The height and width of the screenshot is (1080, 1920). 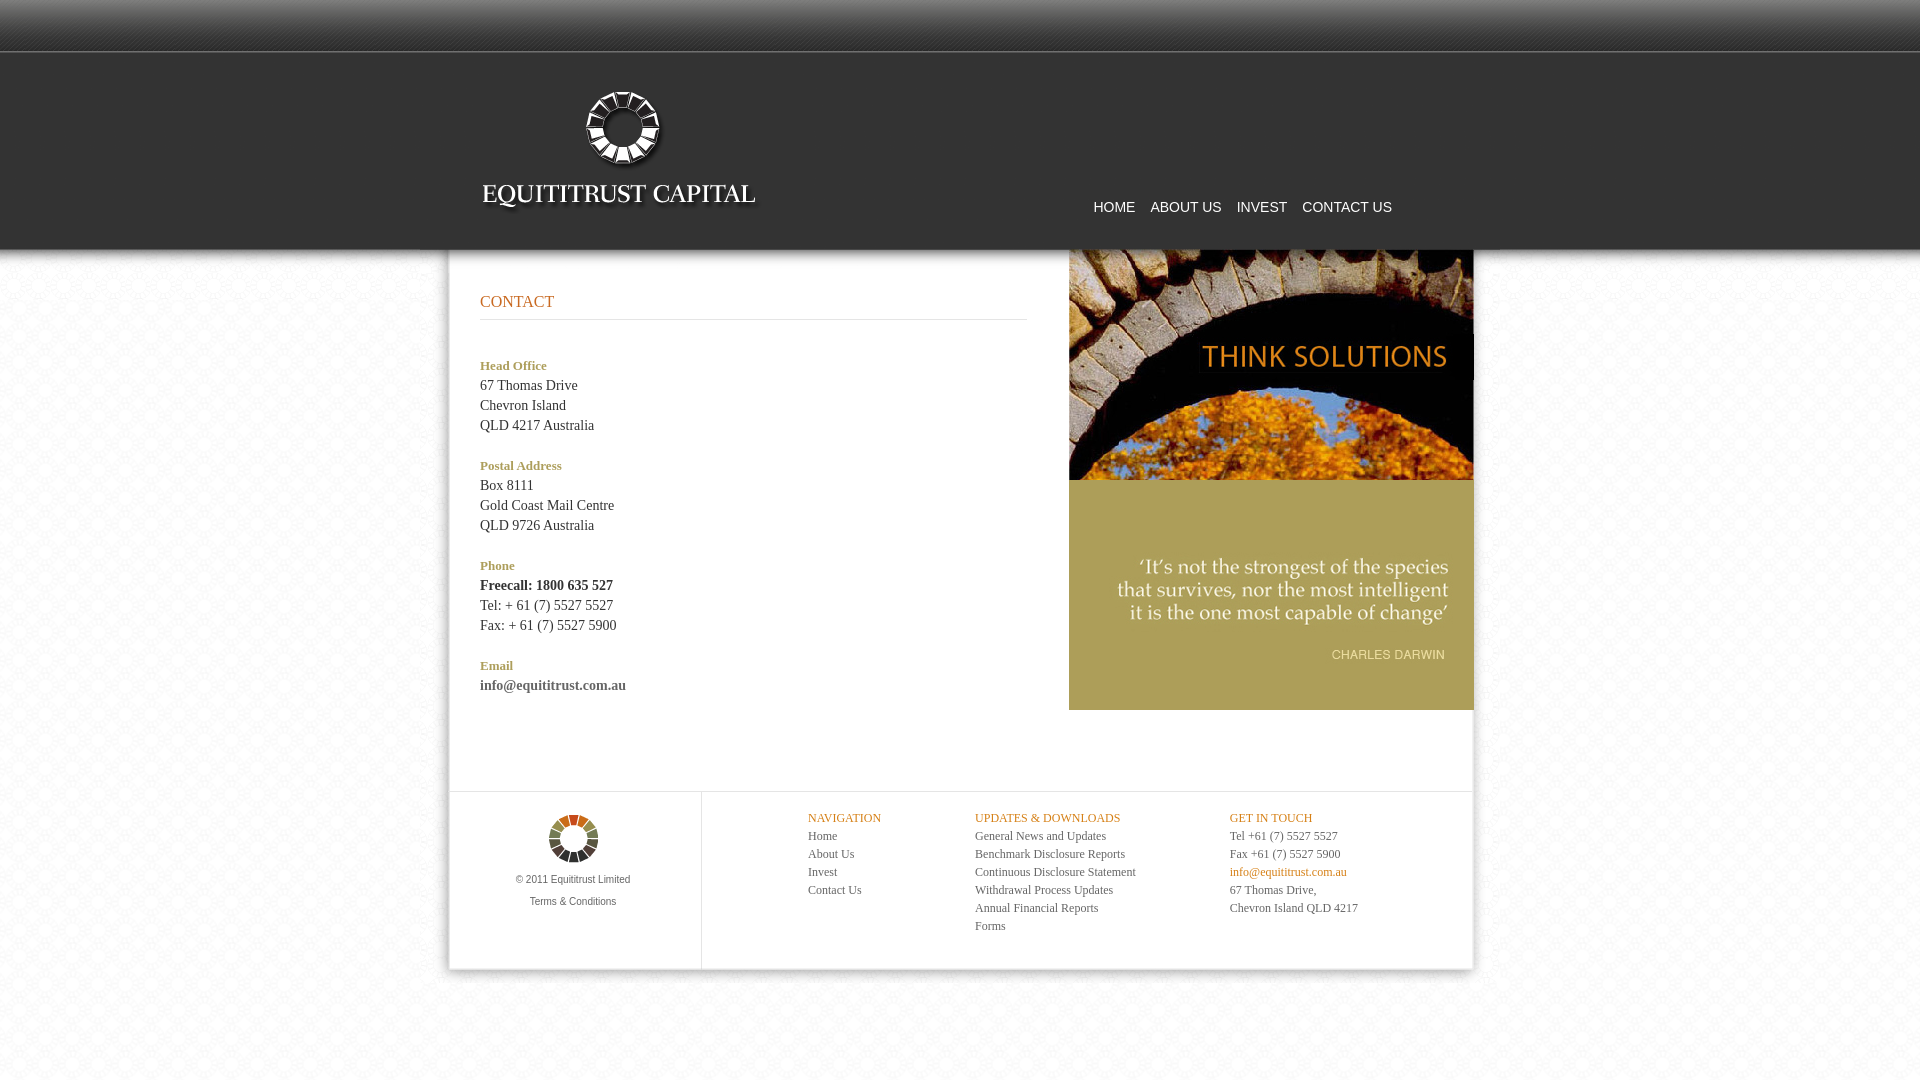 What do you see at coordinates (1036, 907) in the screenshot?
I see `'Annual Financial Reports'` at bounding box center [1036, 907].